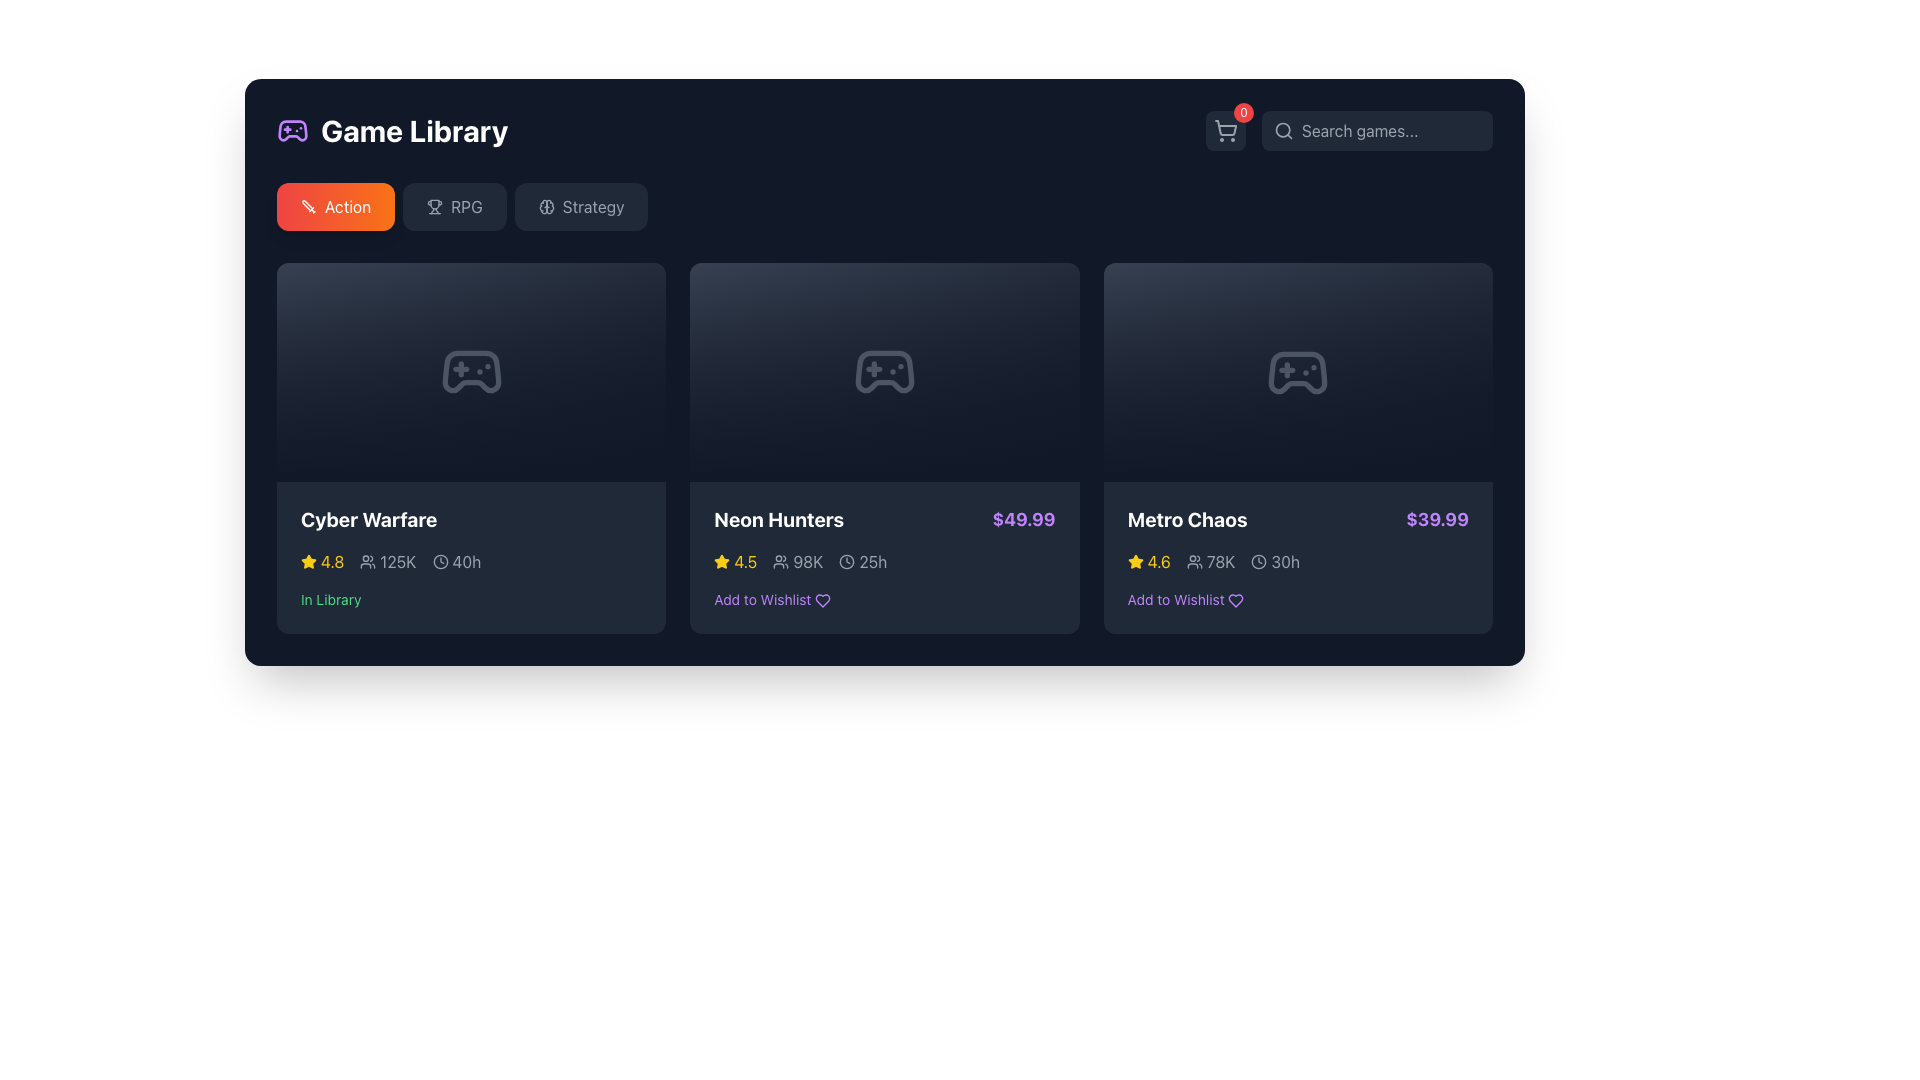 Image resolution: width=1920 pixels, height=1080 pixels. I want to click on text from the title label of the game 'Metro Chaos', which is located at the top of the information section in the third game box of the library interface, so click(1187, 519).